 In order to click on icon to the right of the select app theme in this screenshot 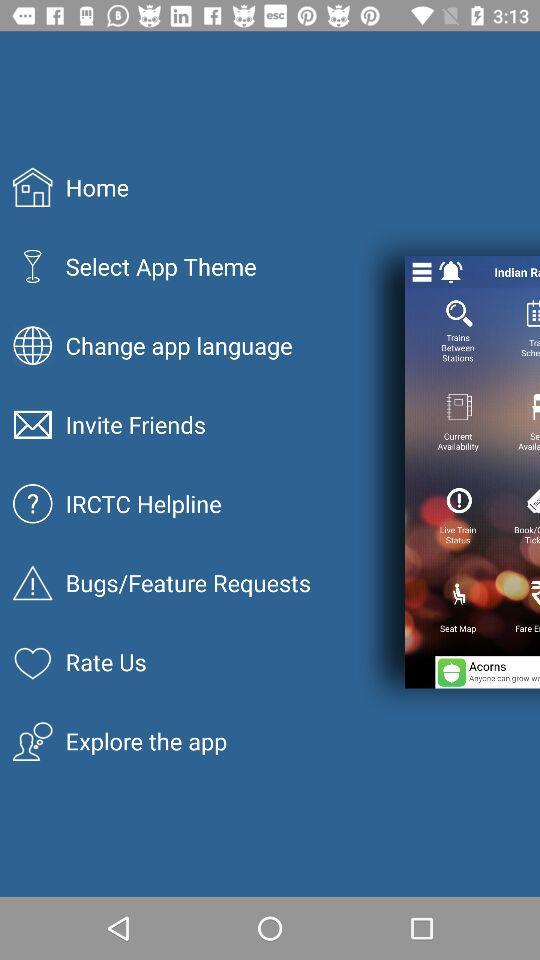, I will do `click(421, 271)`.